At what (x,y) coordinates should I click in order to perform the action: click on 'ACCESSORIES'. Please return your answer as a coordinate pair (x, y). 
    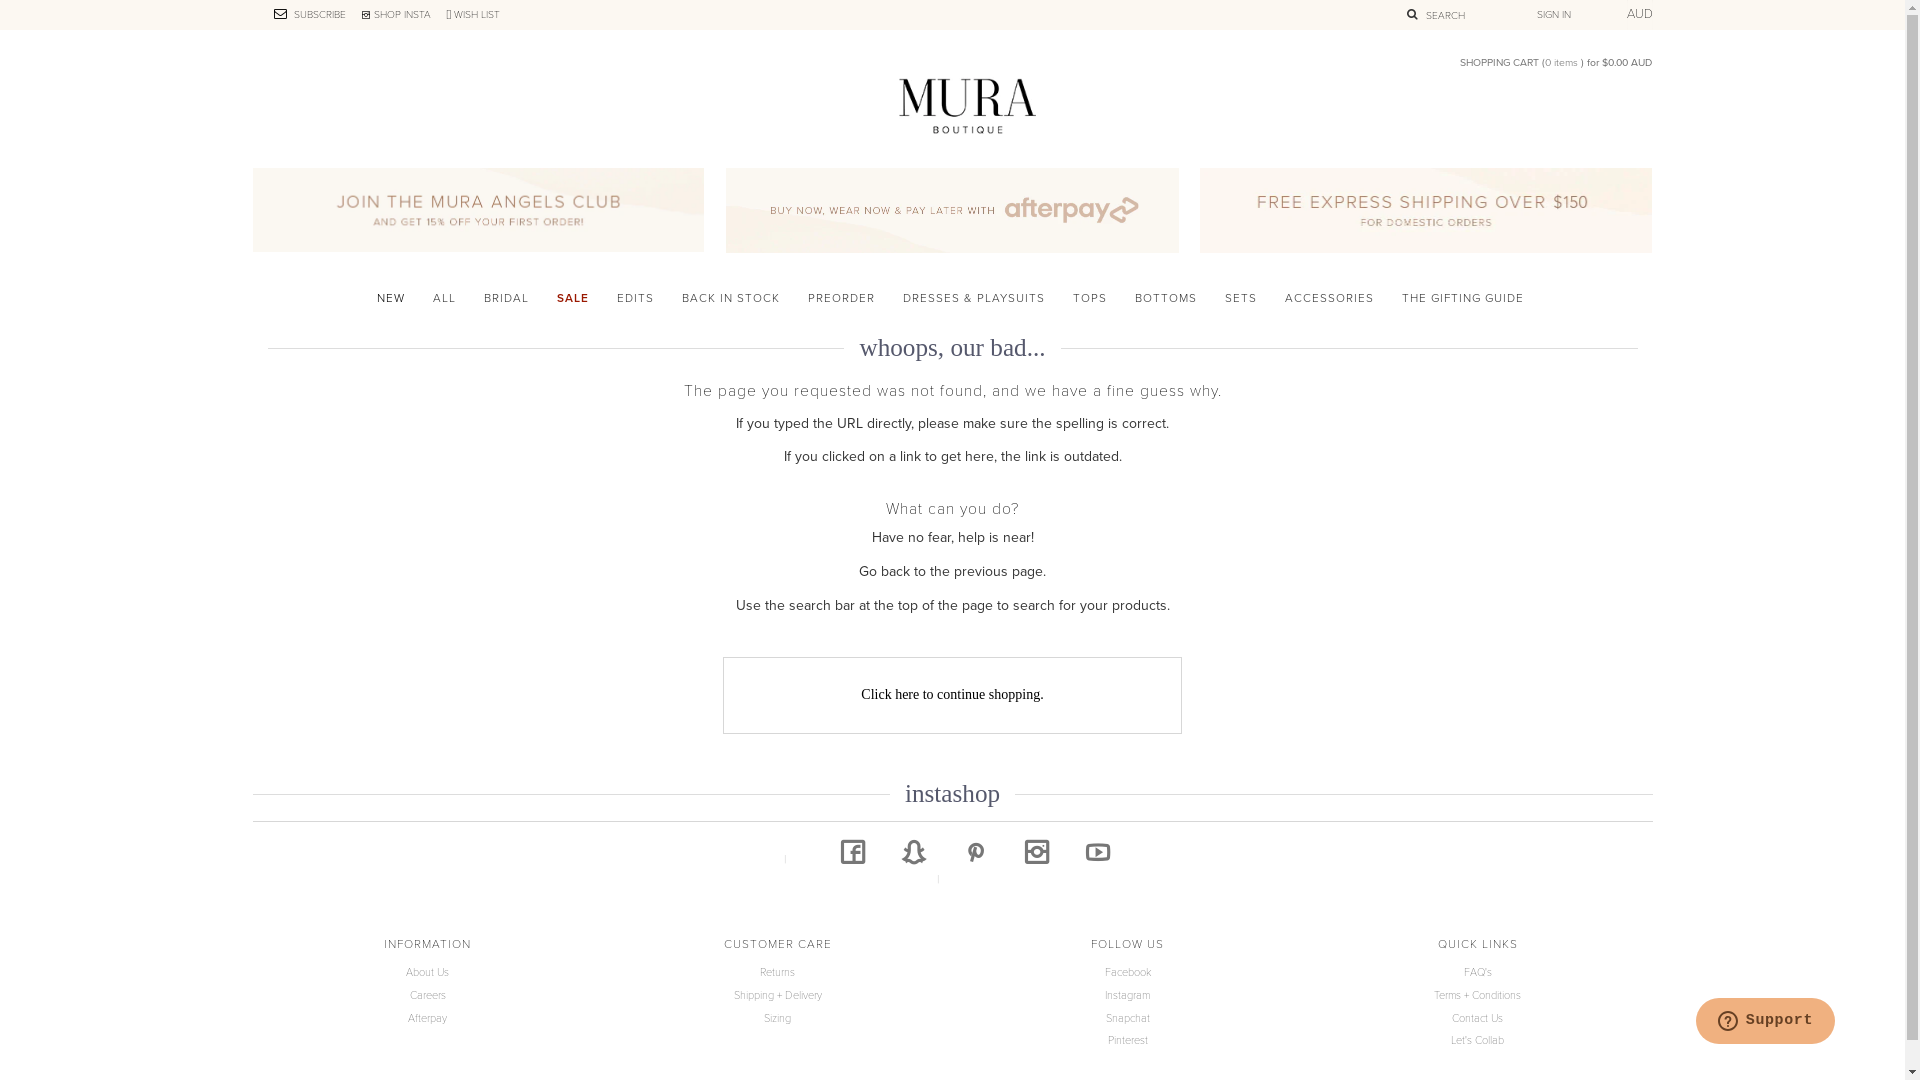
    Looking at the image, I should click on (1329, 298).